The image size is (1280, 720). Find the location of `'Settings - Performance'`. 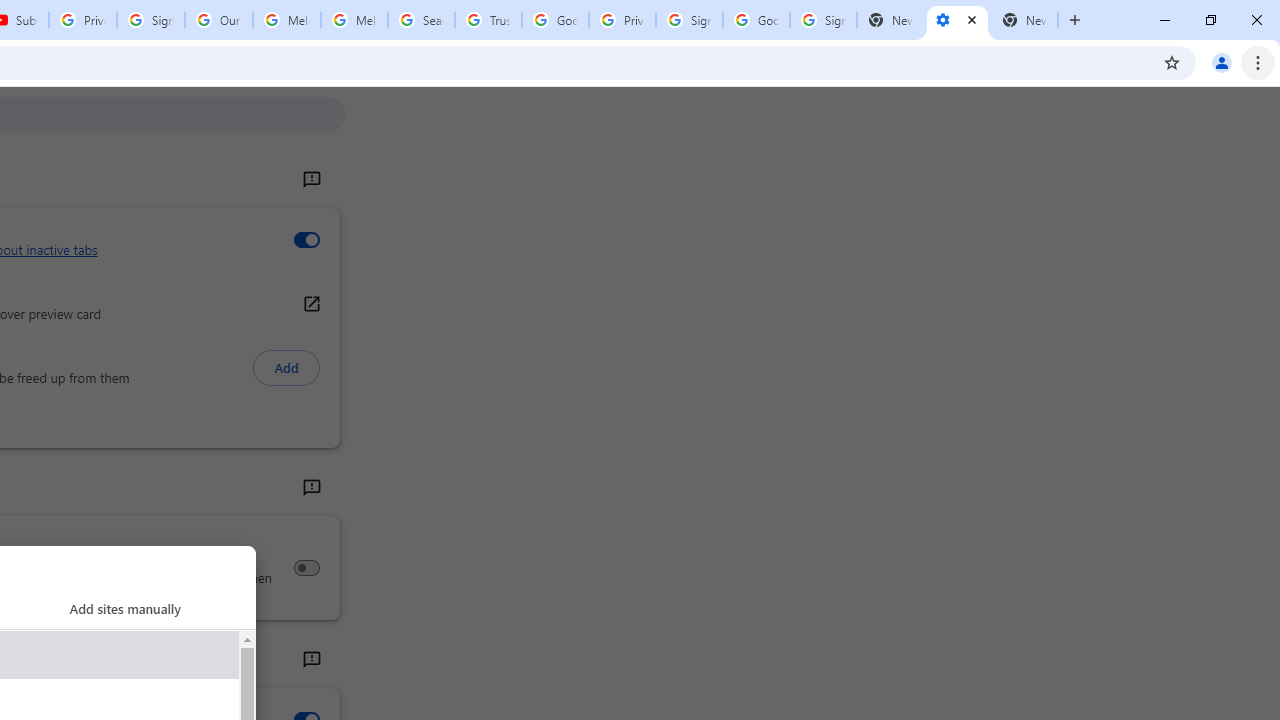

'Settings - Performance' is located at coordinates (956, 20).